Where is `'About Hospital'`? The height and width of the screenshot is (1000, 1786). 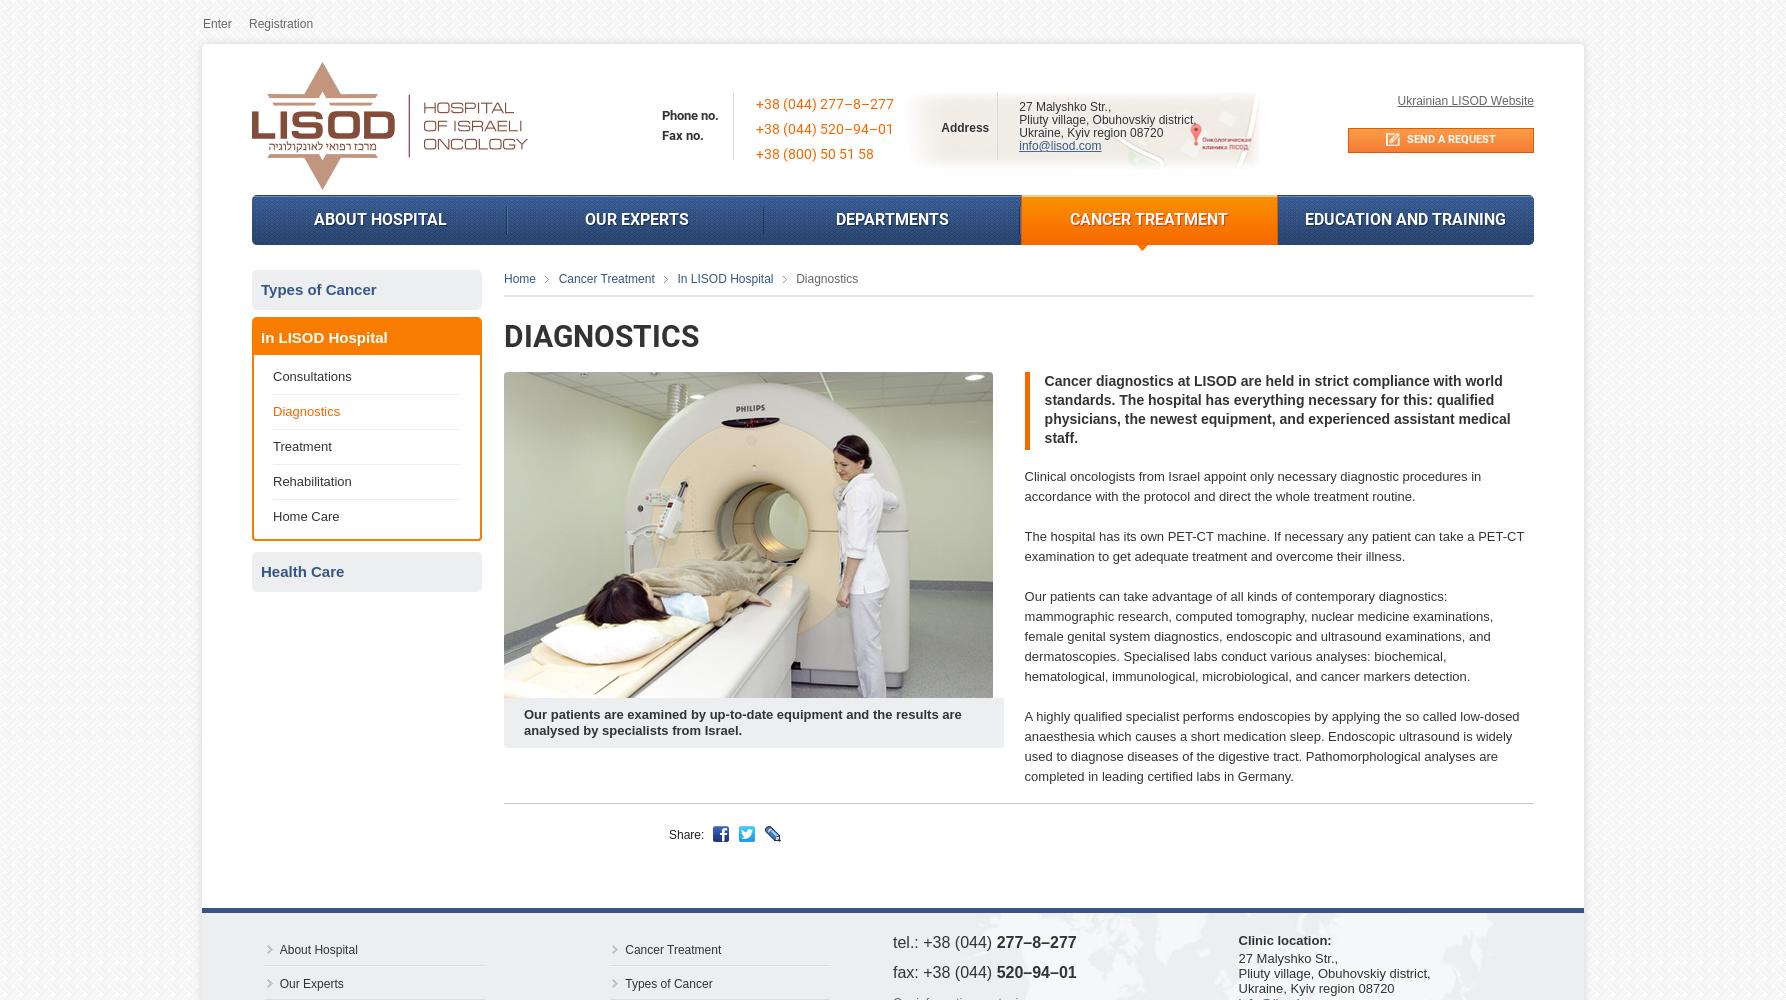 'About Hospital' is located at coordinates (318, 949).